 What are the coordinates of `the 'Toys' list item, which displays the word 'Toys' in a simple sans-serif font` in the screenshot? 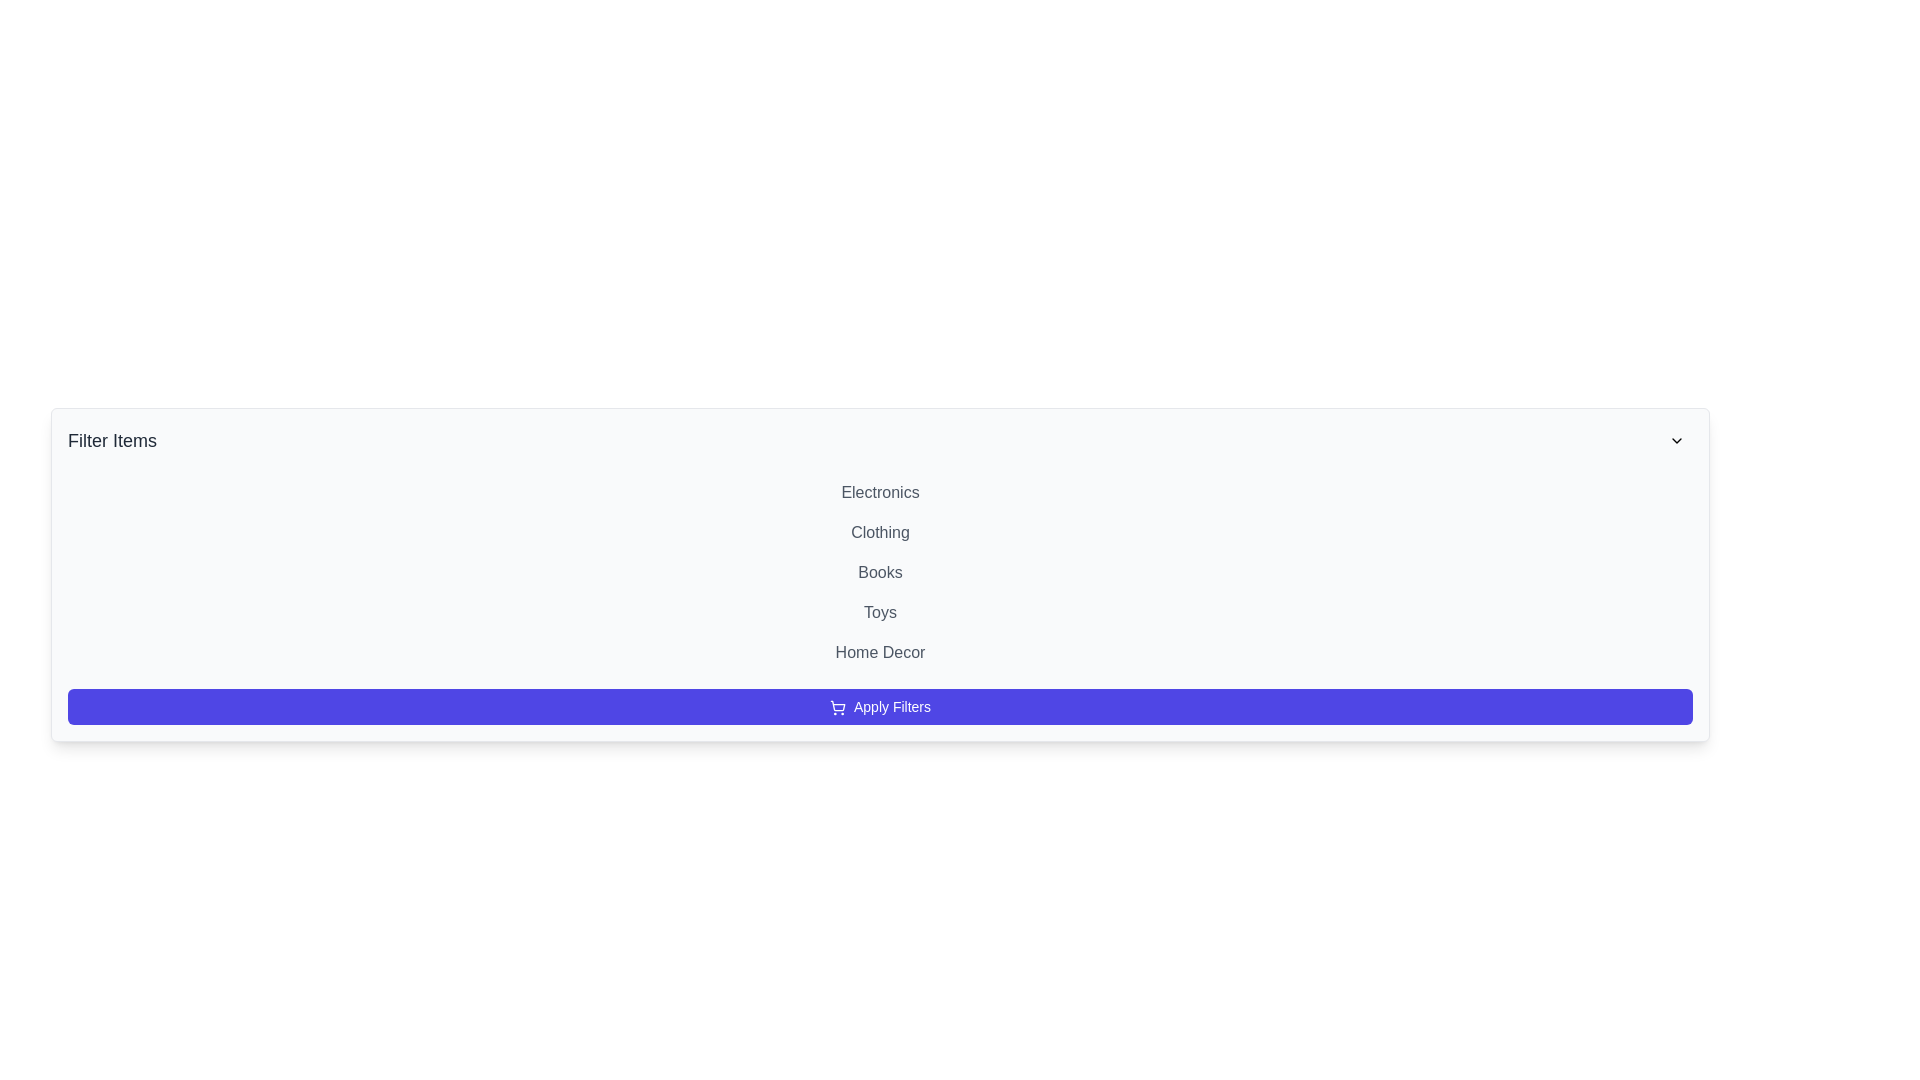 It's located at (880, 612).